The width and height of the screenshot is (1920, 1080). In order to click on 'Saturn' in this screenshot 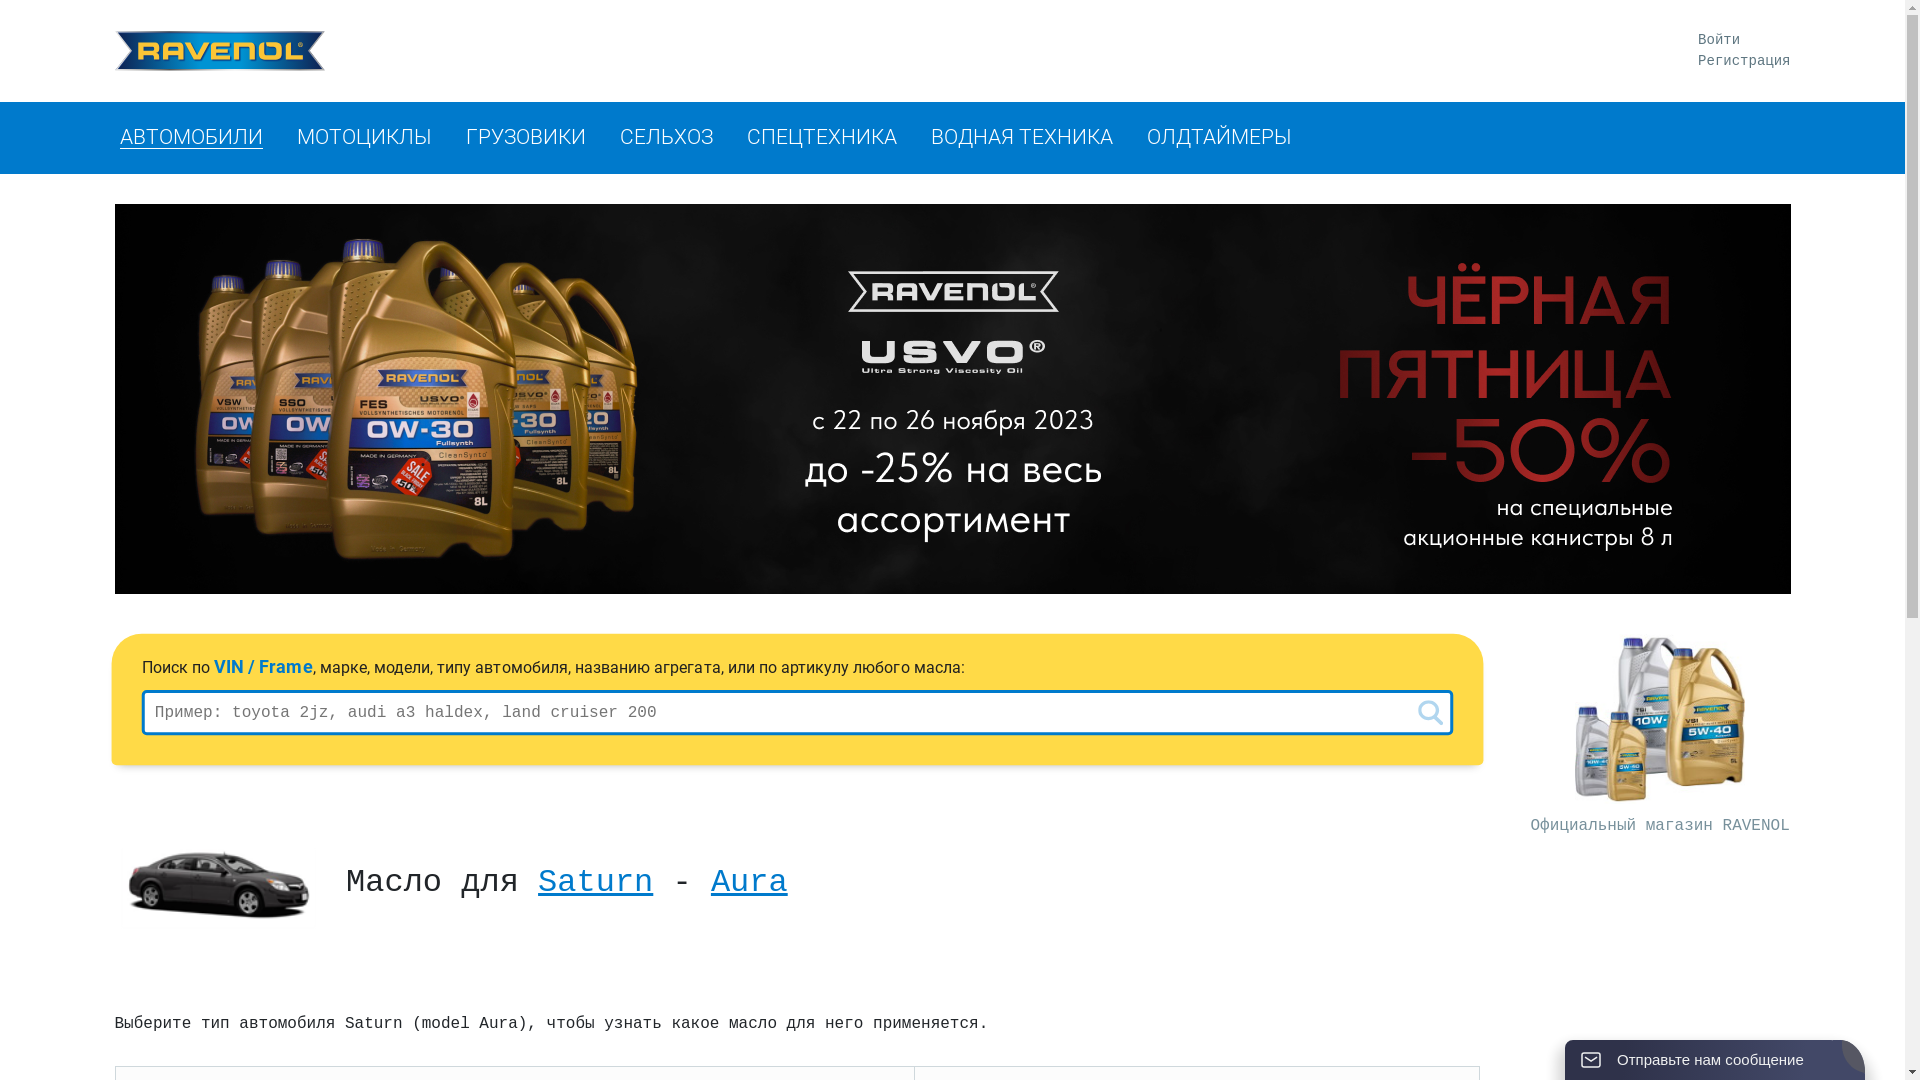, I will do `click(594, 881)`.